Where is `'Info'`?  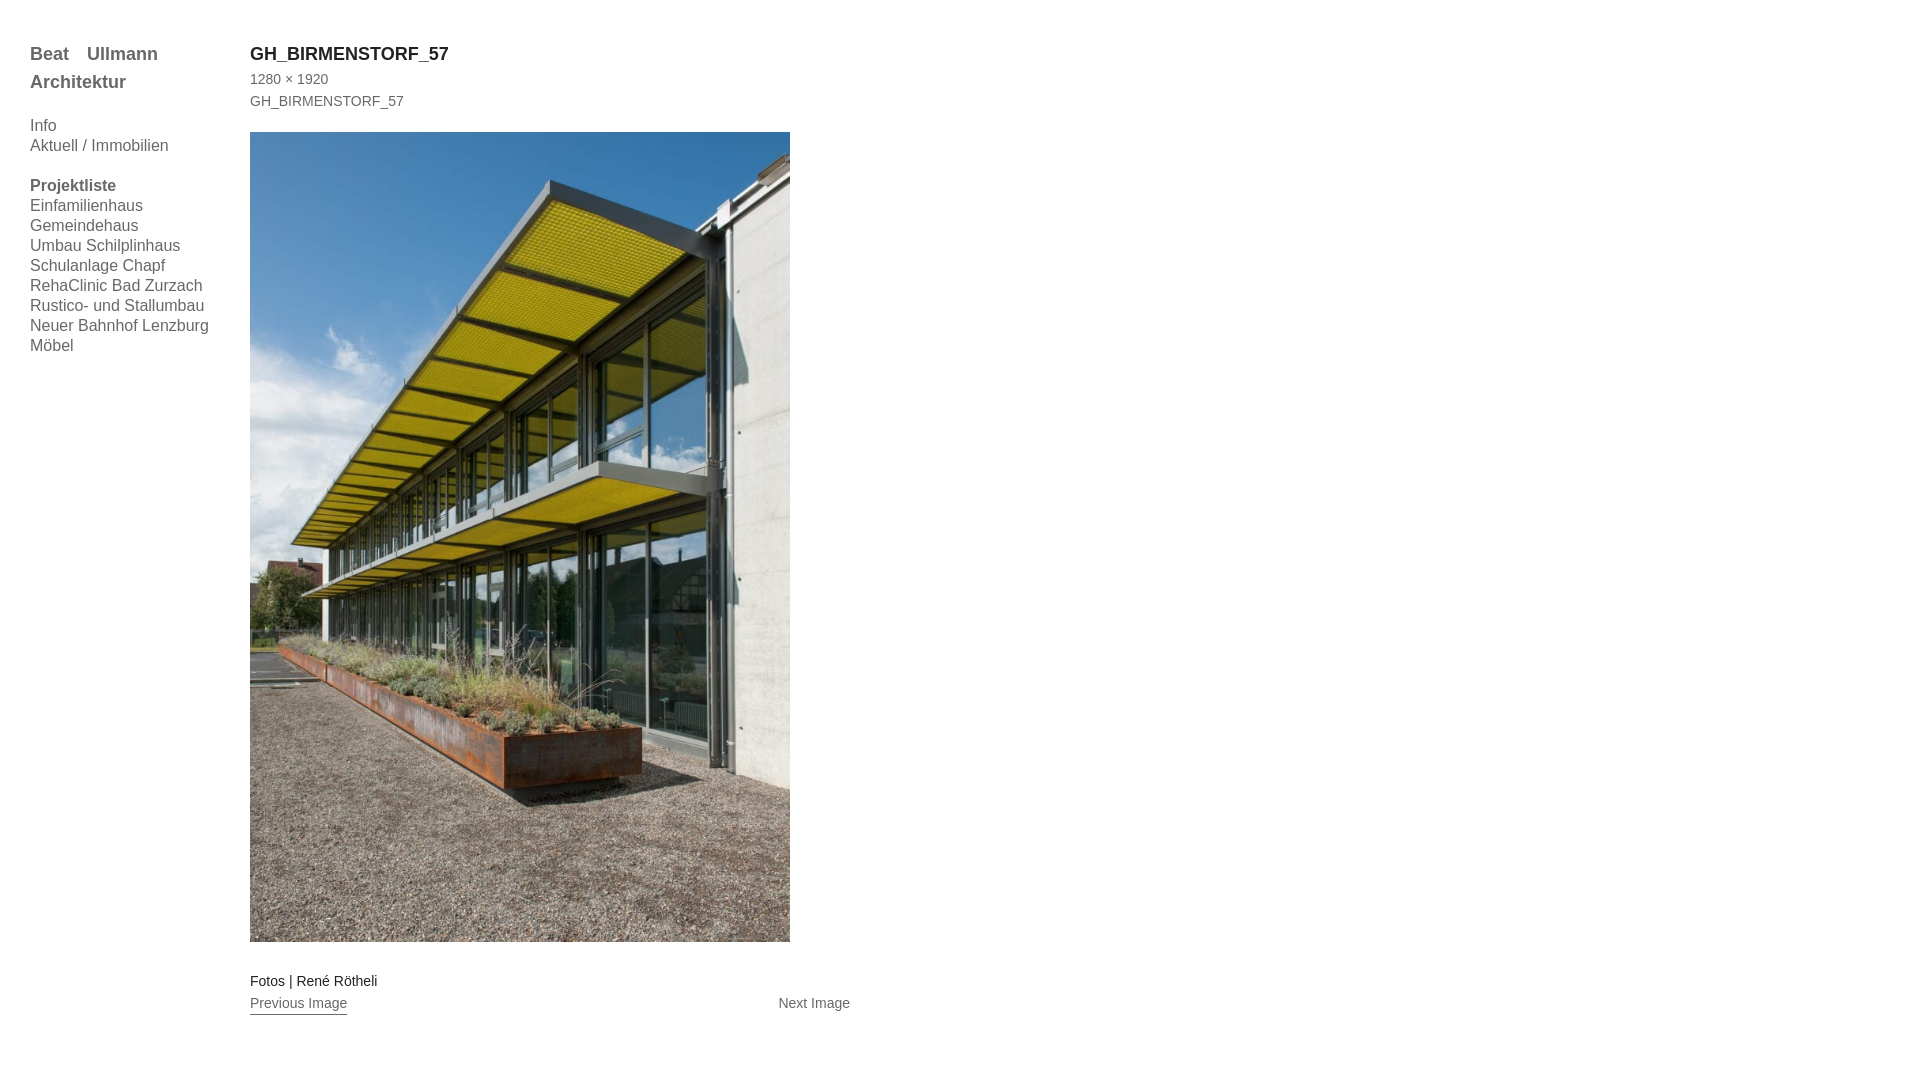
'Info' is located at coordinates (29, 125).